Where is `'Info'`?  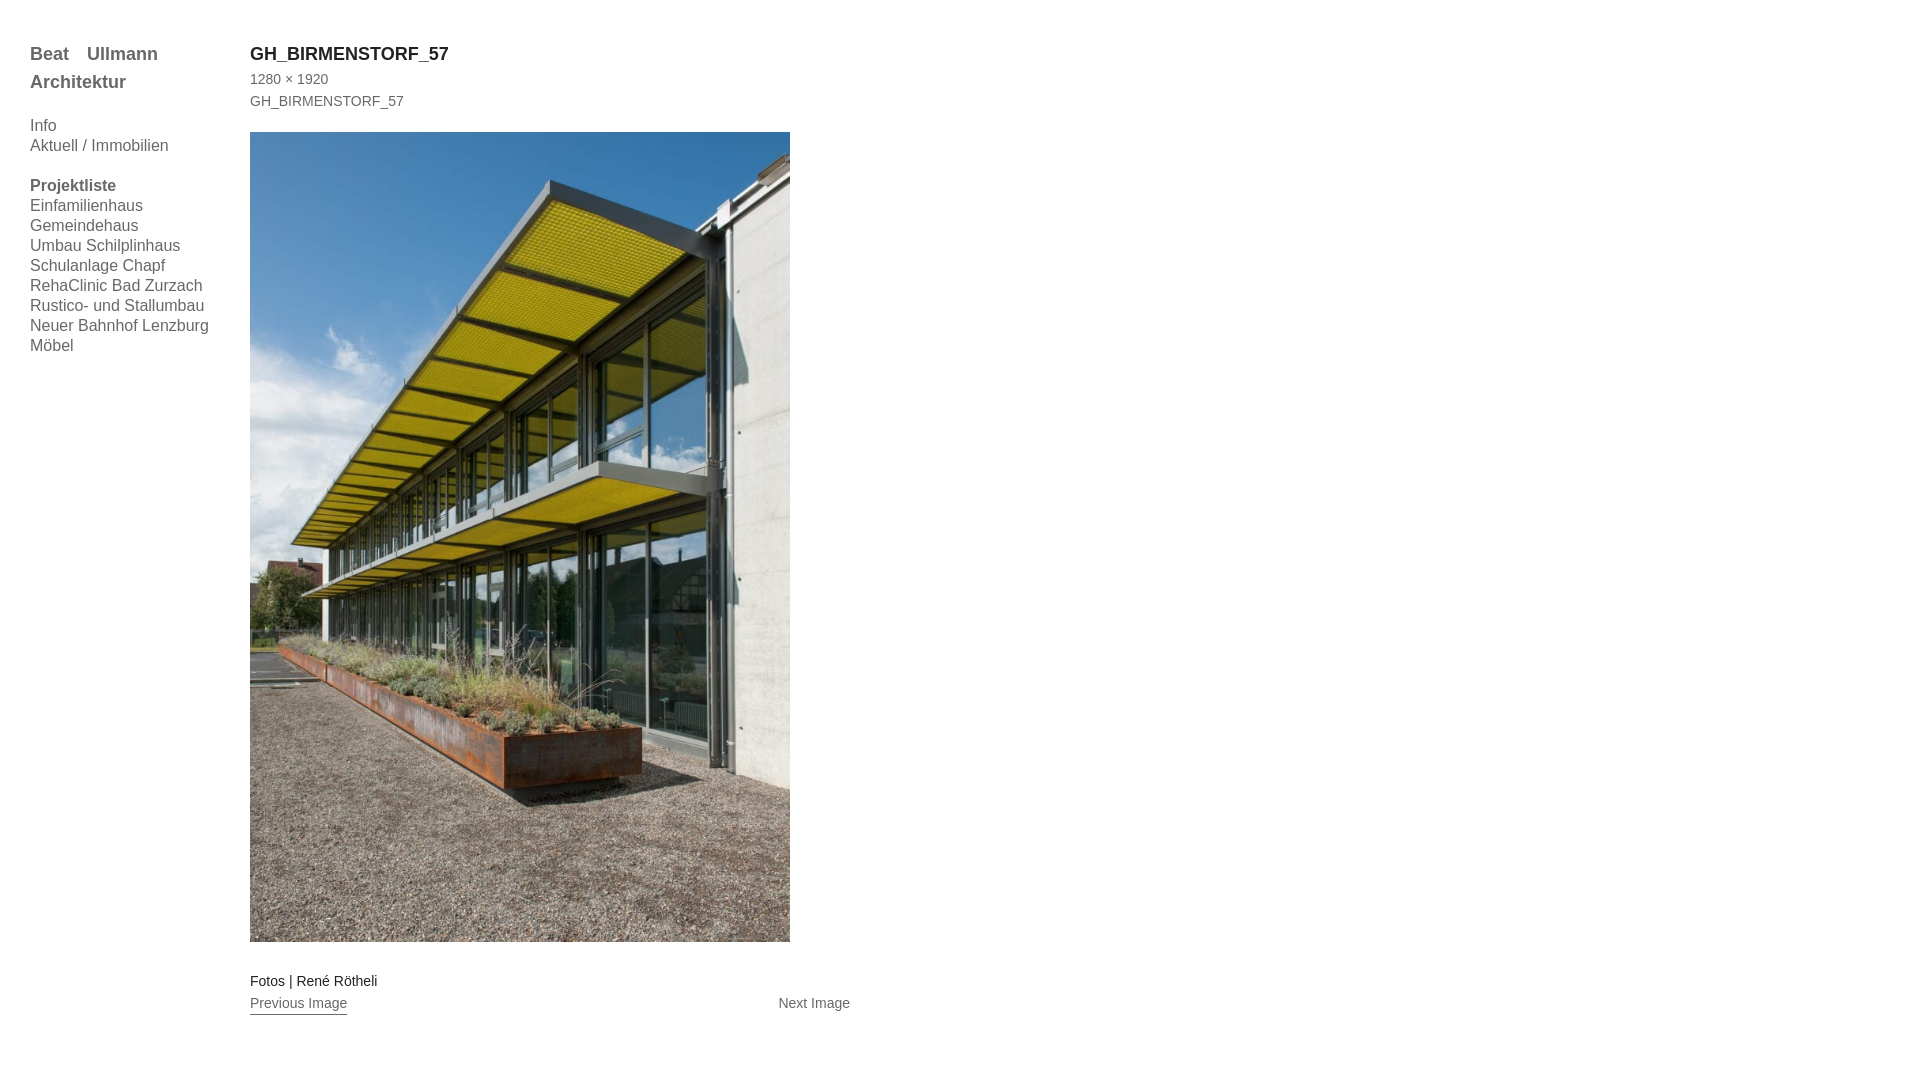
'Info' is located at coordinates (29, 125).